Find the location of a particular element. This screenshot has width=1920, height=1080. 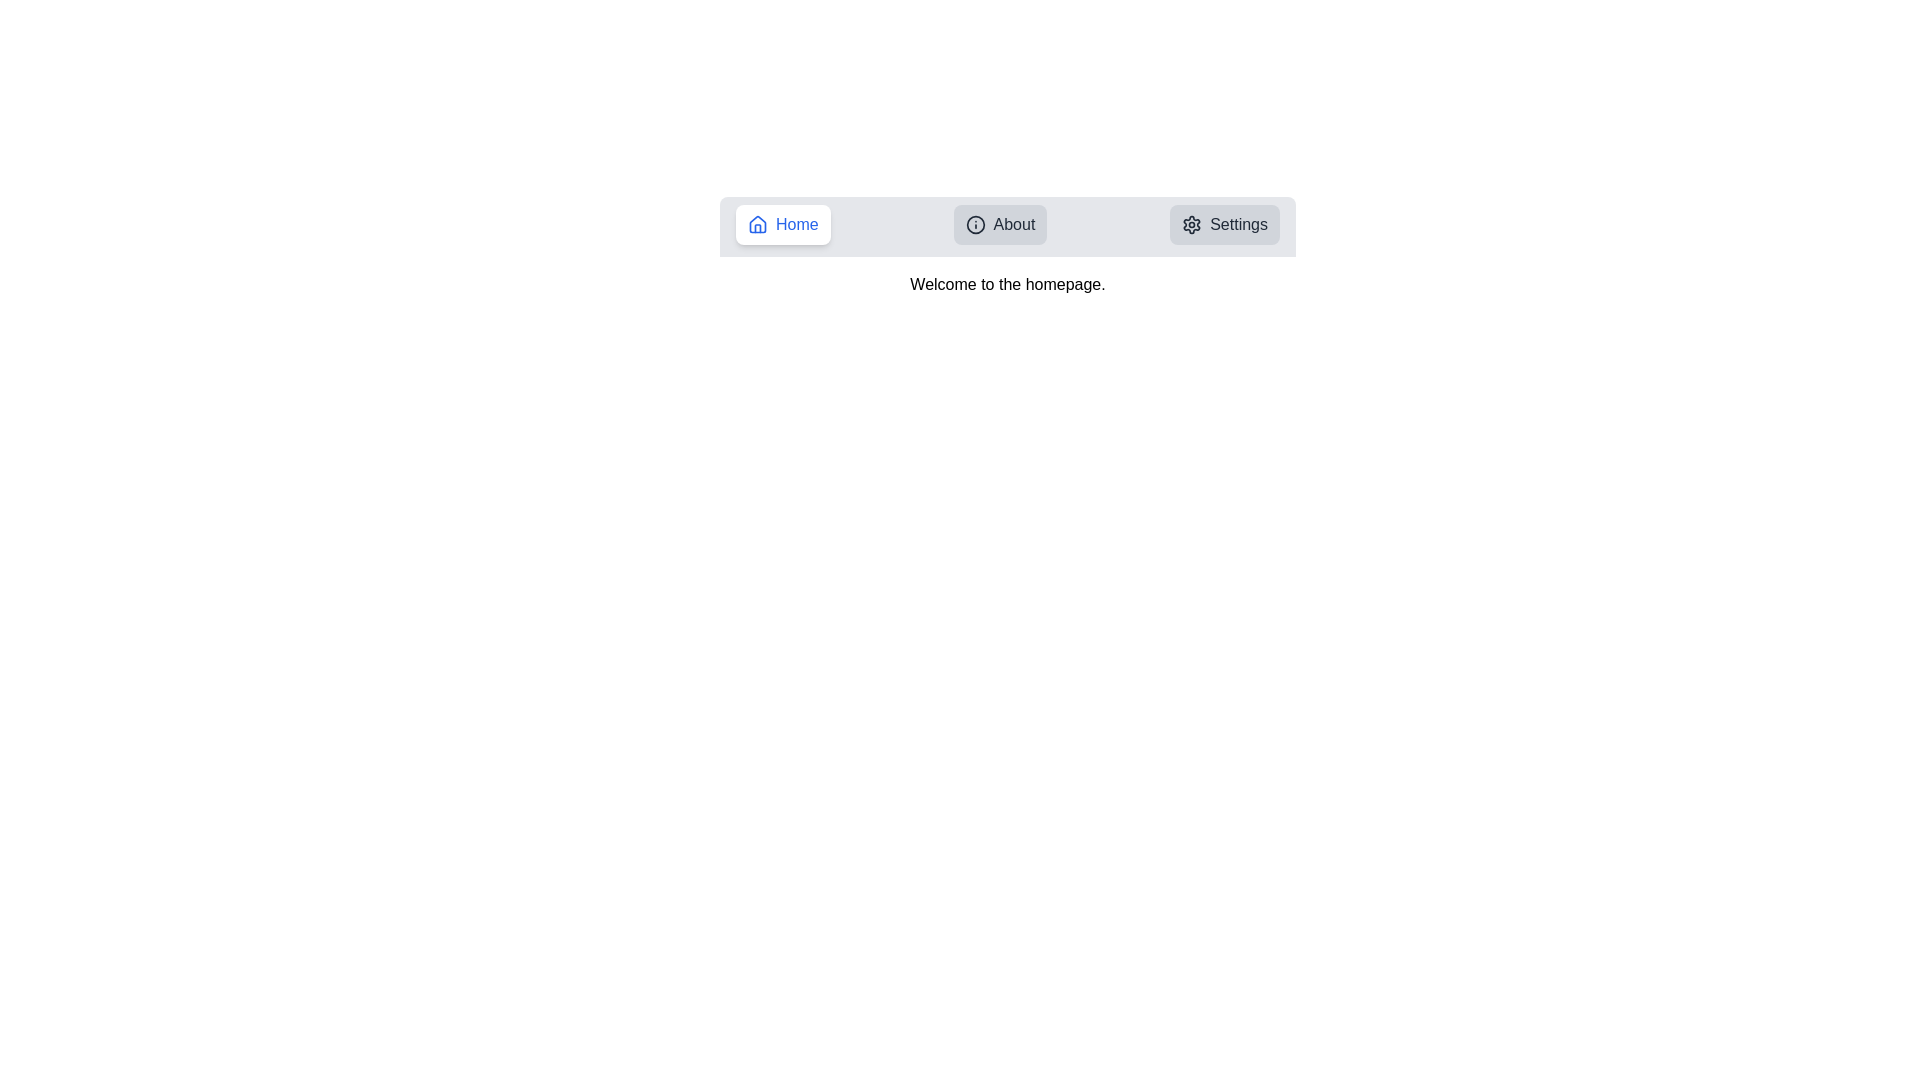

the tab labeled About is located at coordinates (1000, 224).